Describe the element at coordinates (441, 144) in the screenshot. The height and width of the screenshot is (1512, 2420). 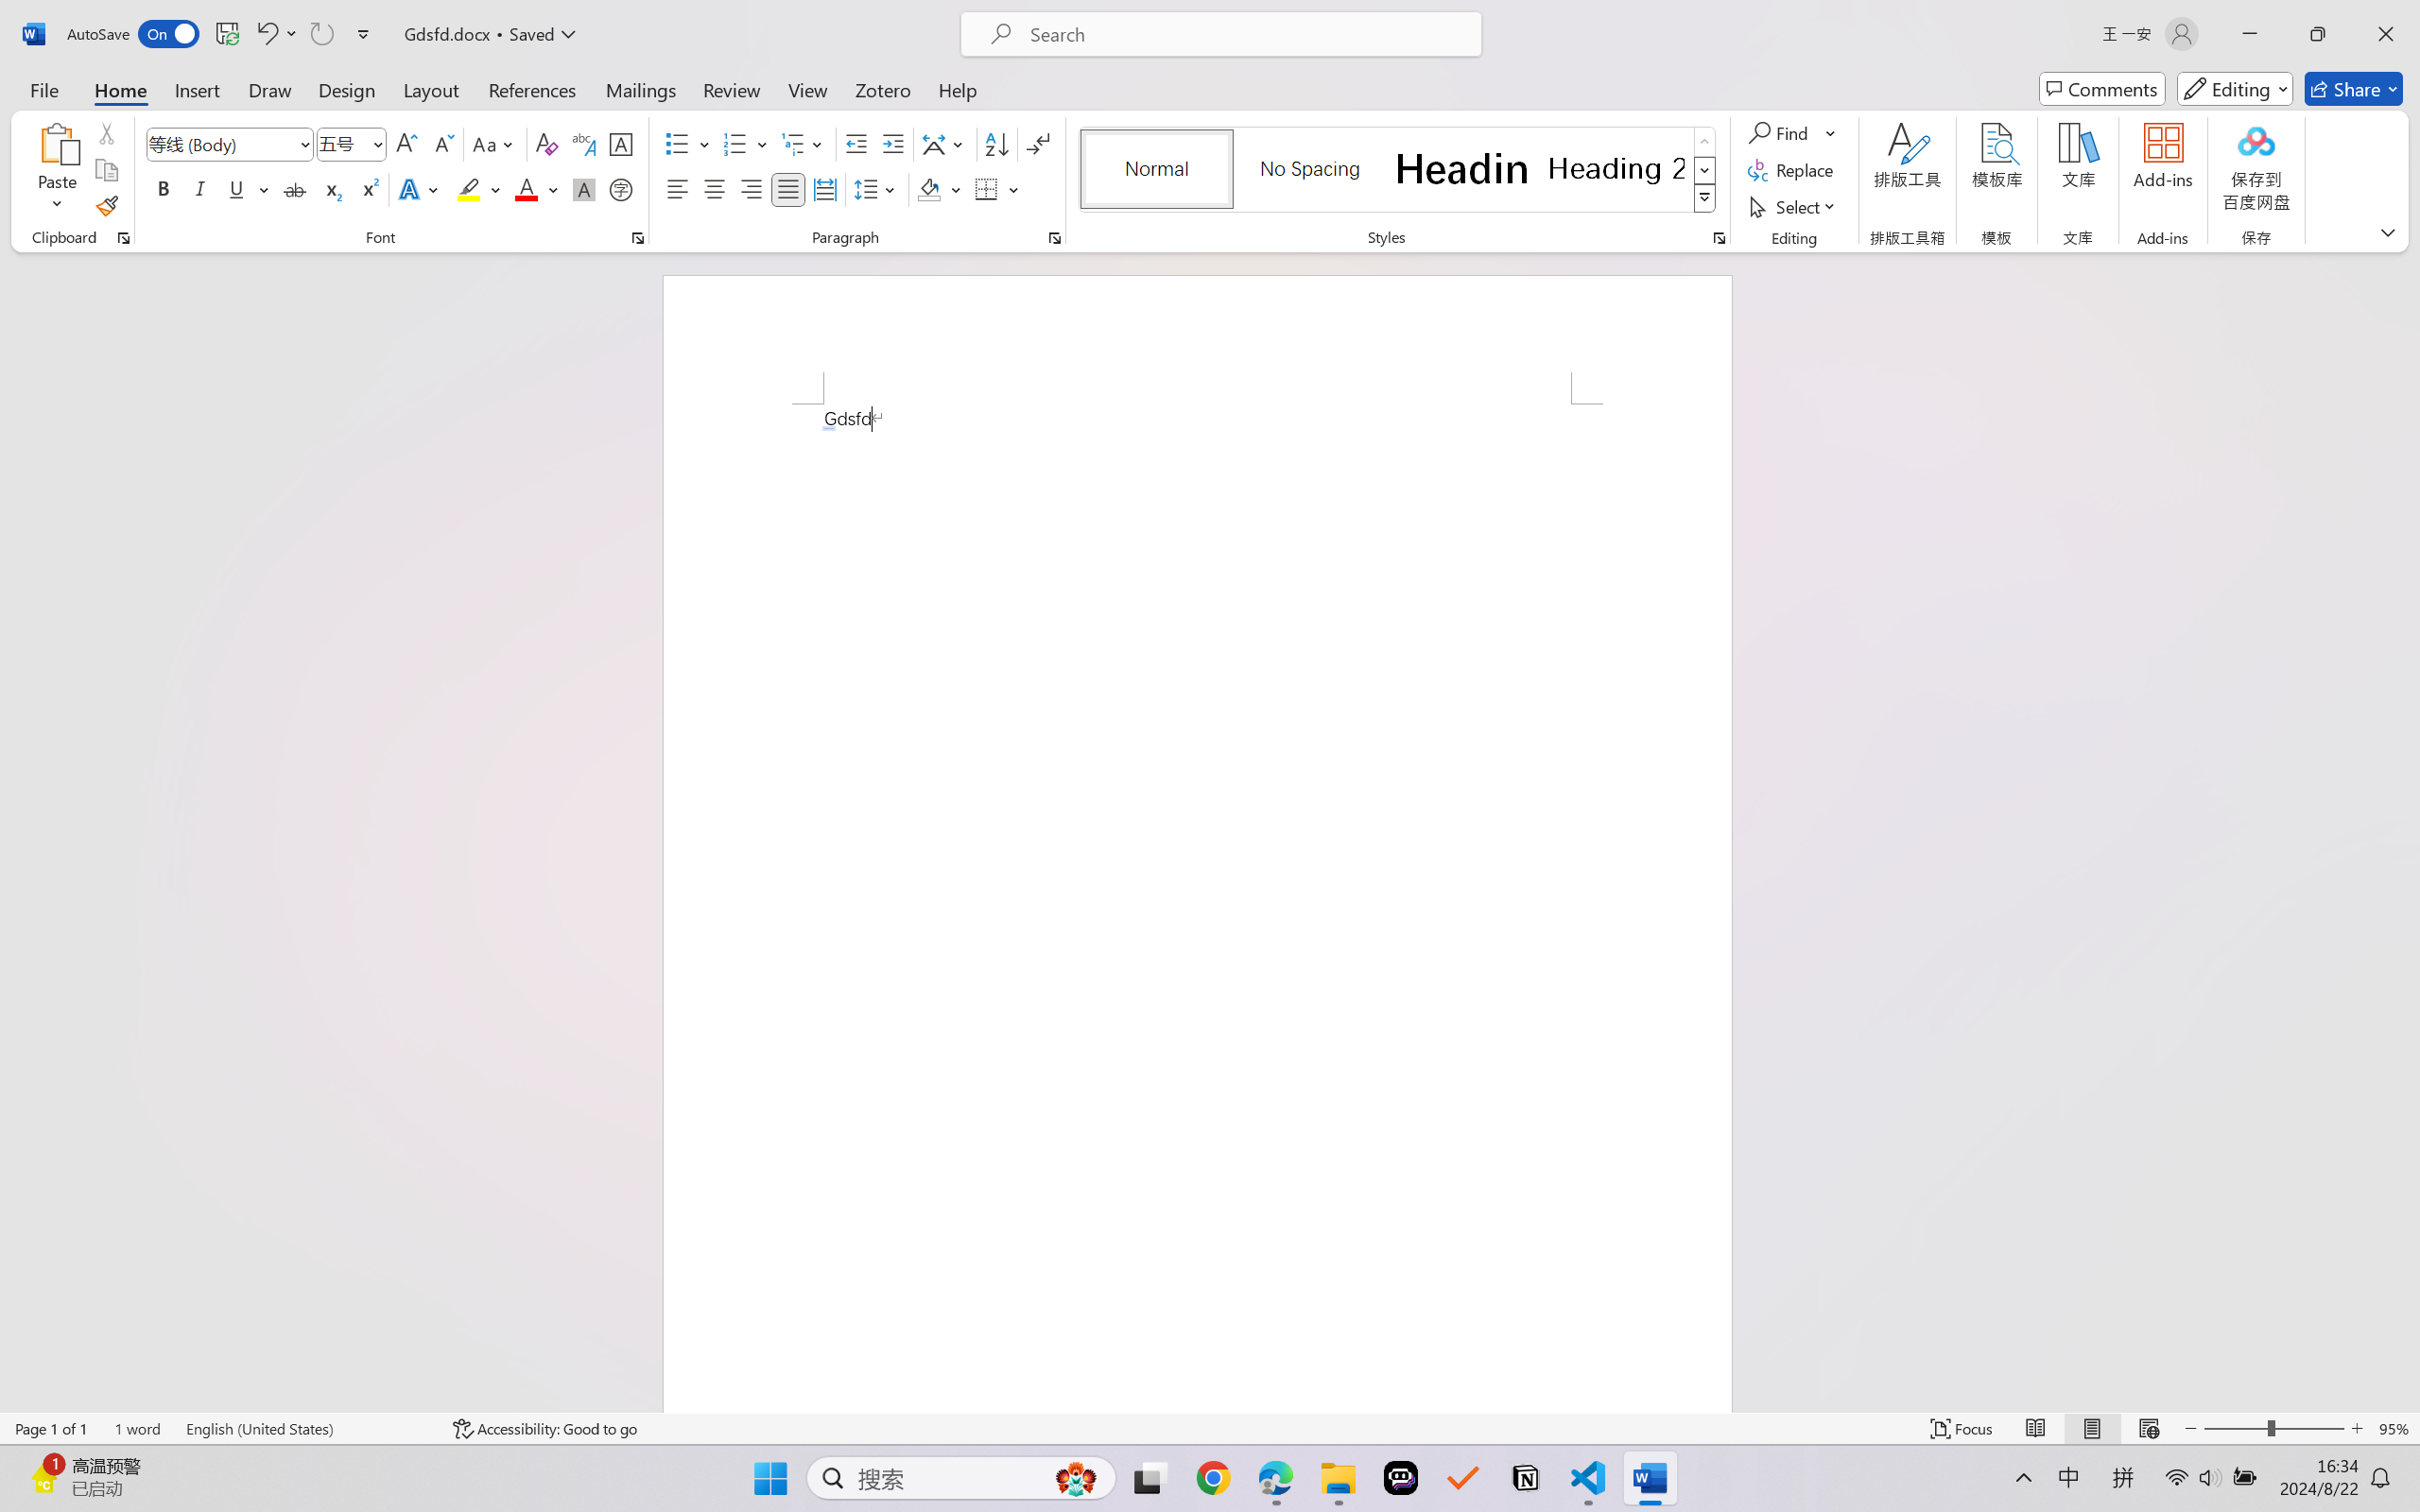
I see `'Shrink Font'` at that location.